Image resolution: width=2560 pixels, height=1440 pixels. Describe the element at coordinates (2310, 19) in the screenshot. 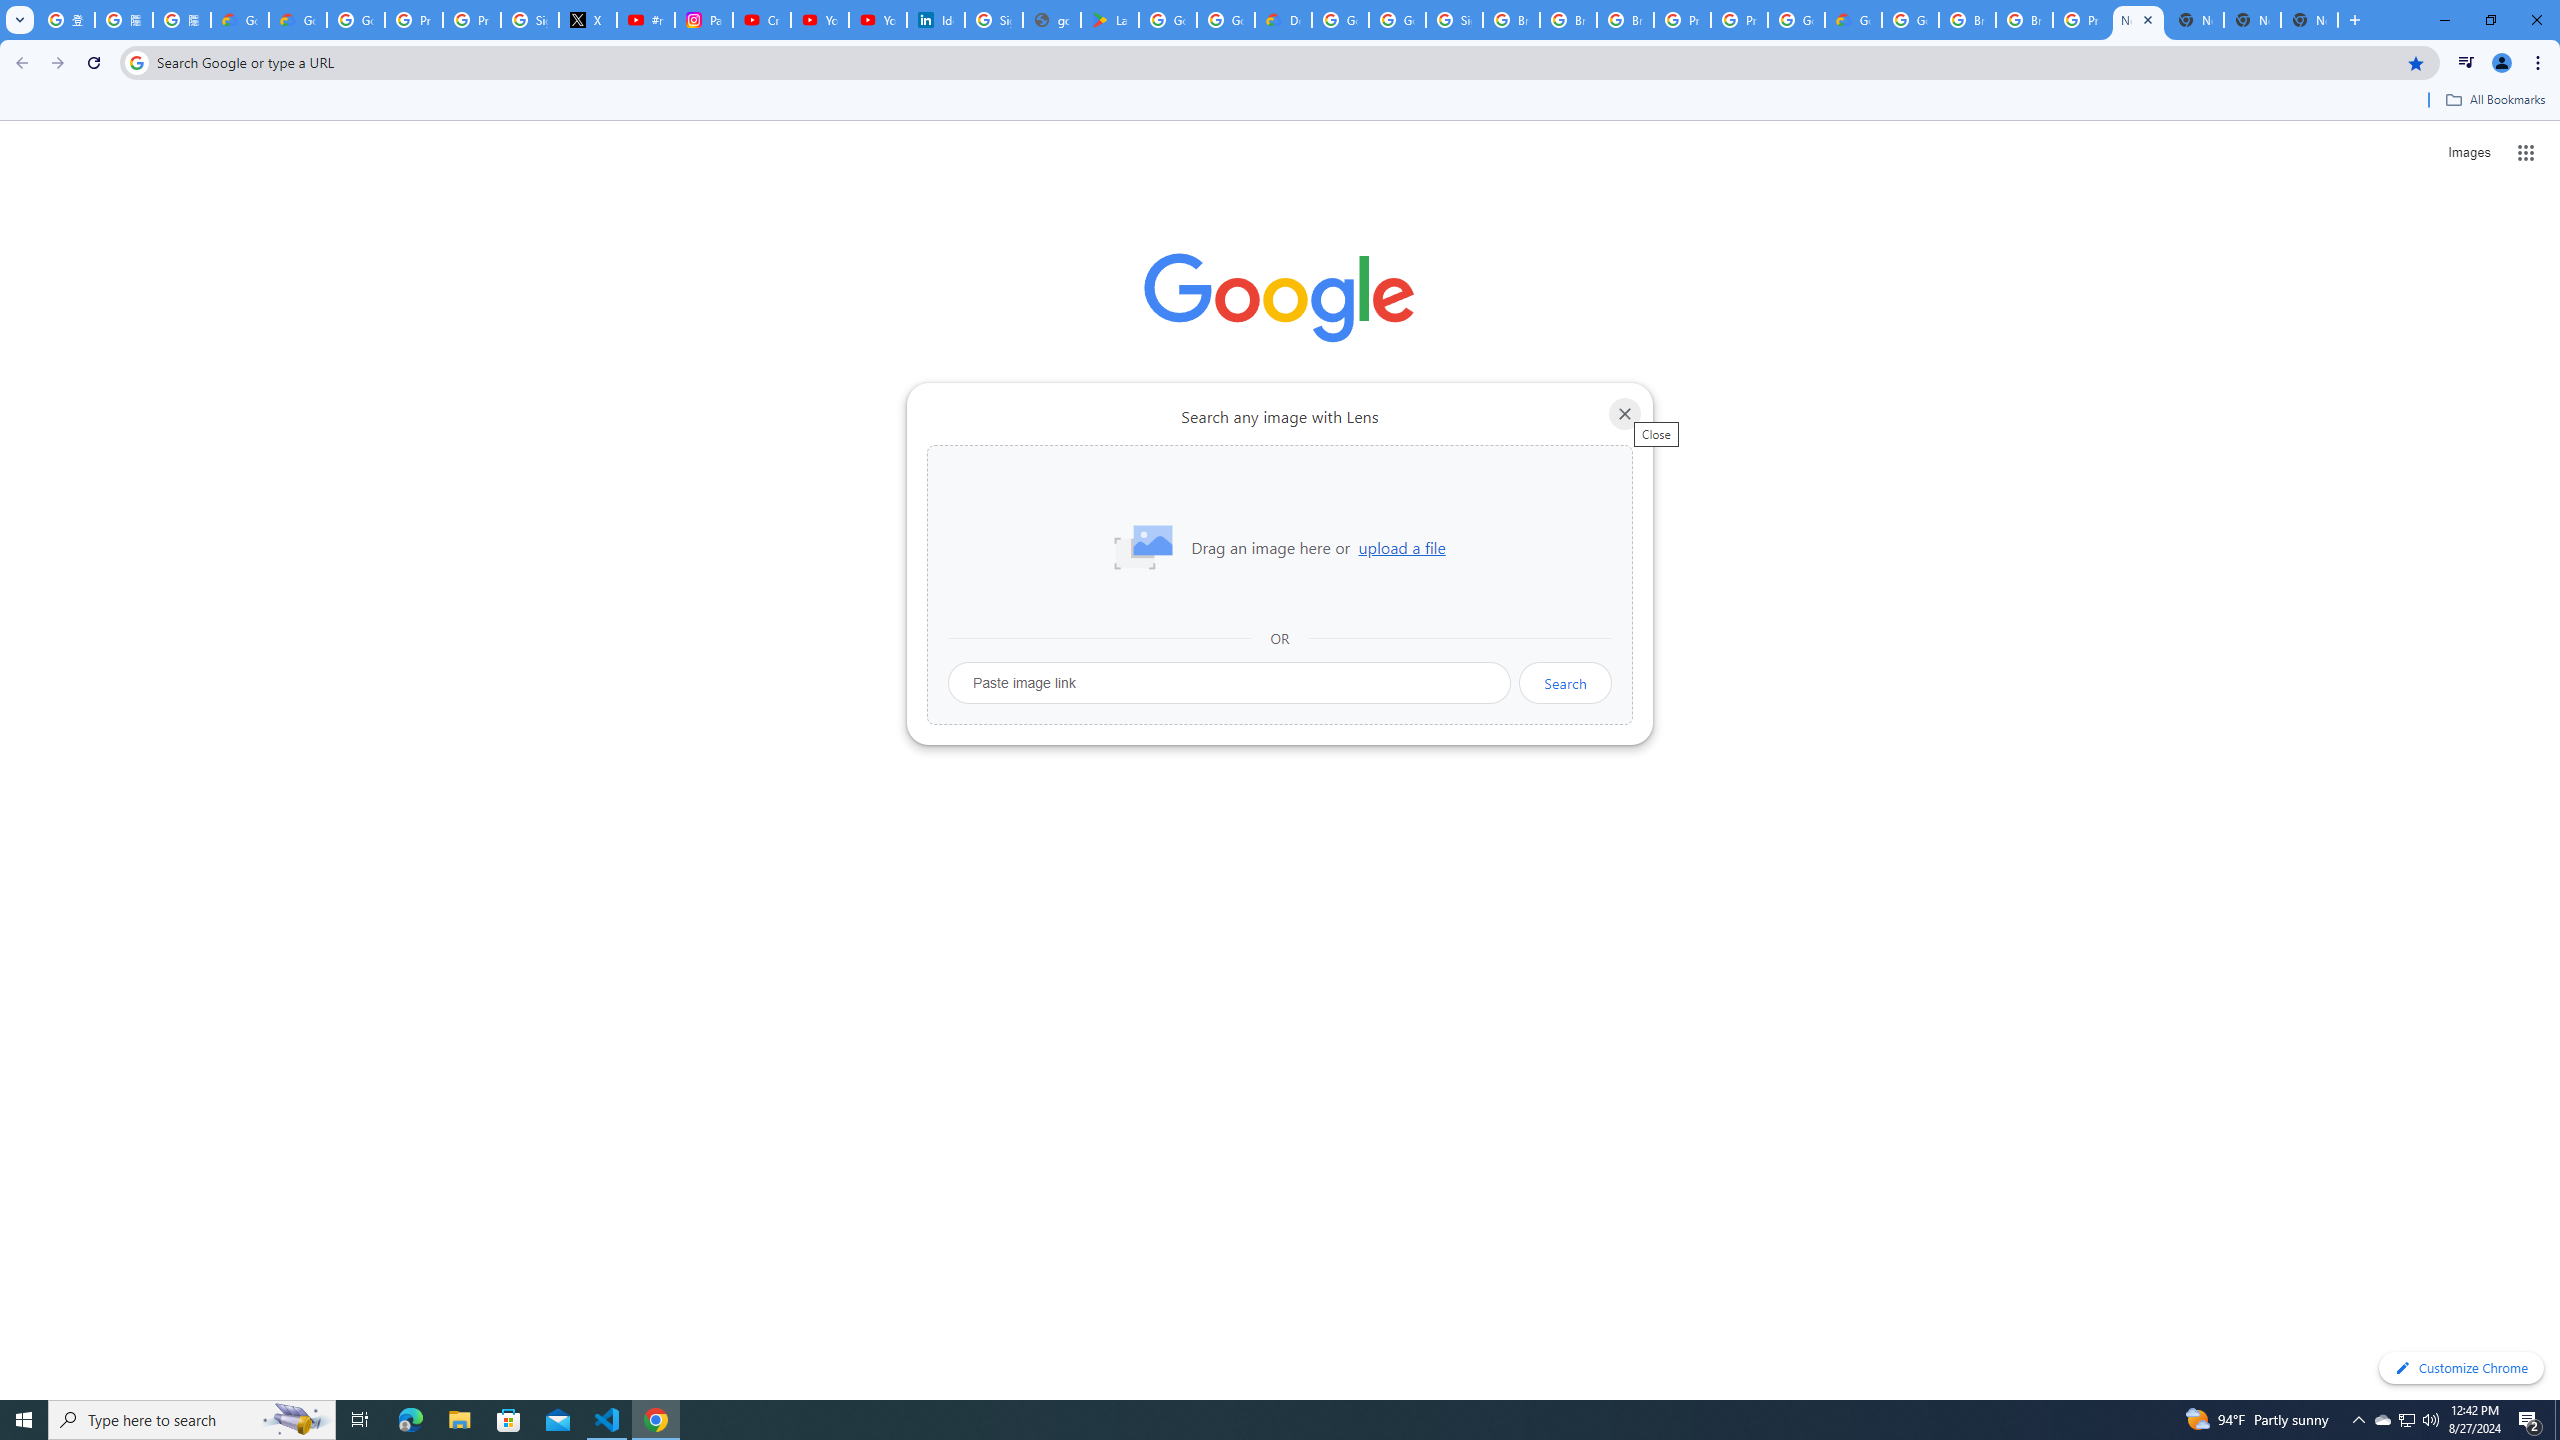

I see `'New Tab'` at that location.